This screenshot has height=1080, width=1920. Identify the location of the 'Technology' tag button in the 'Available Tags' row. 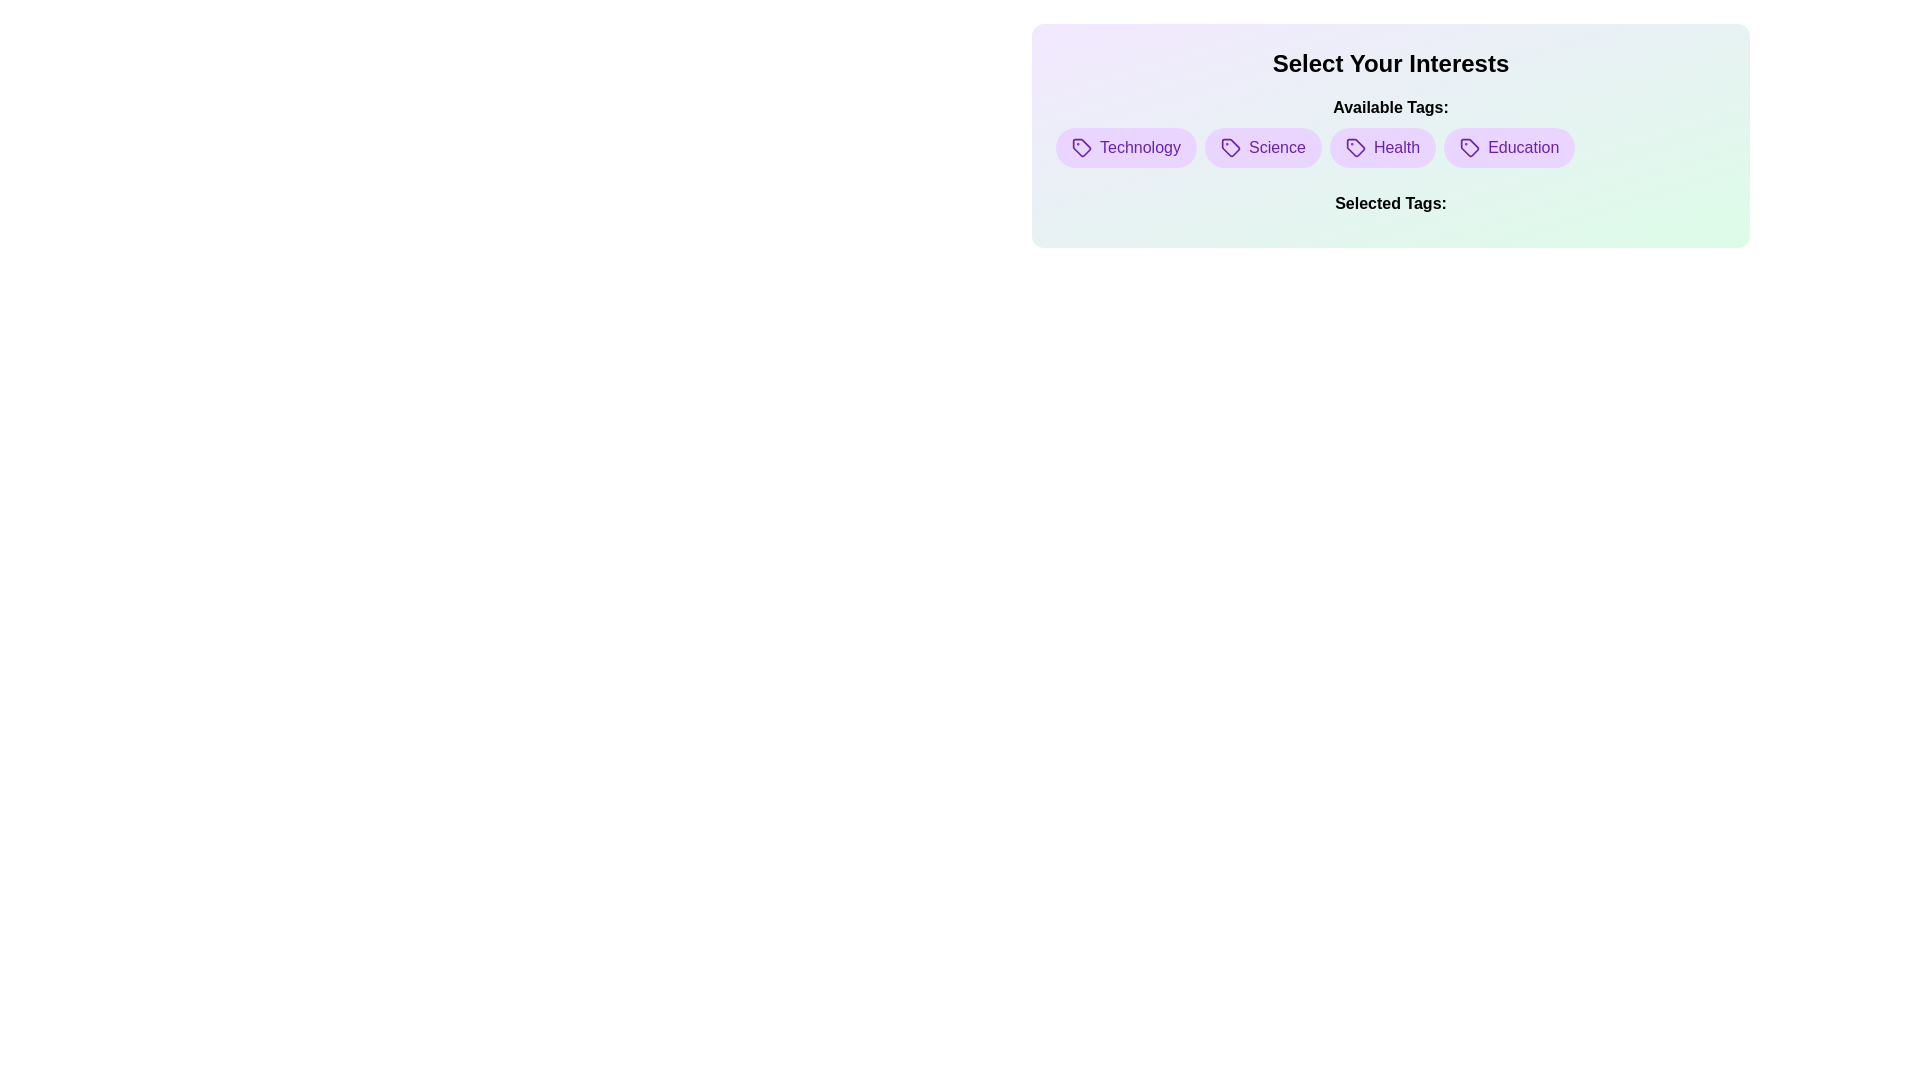
(1126, 146).